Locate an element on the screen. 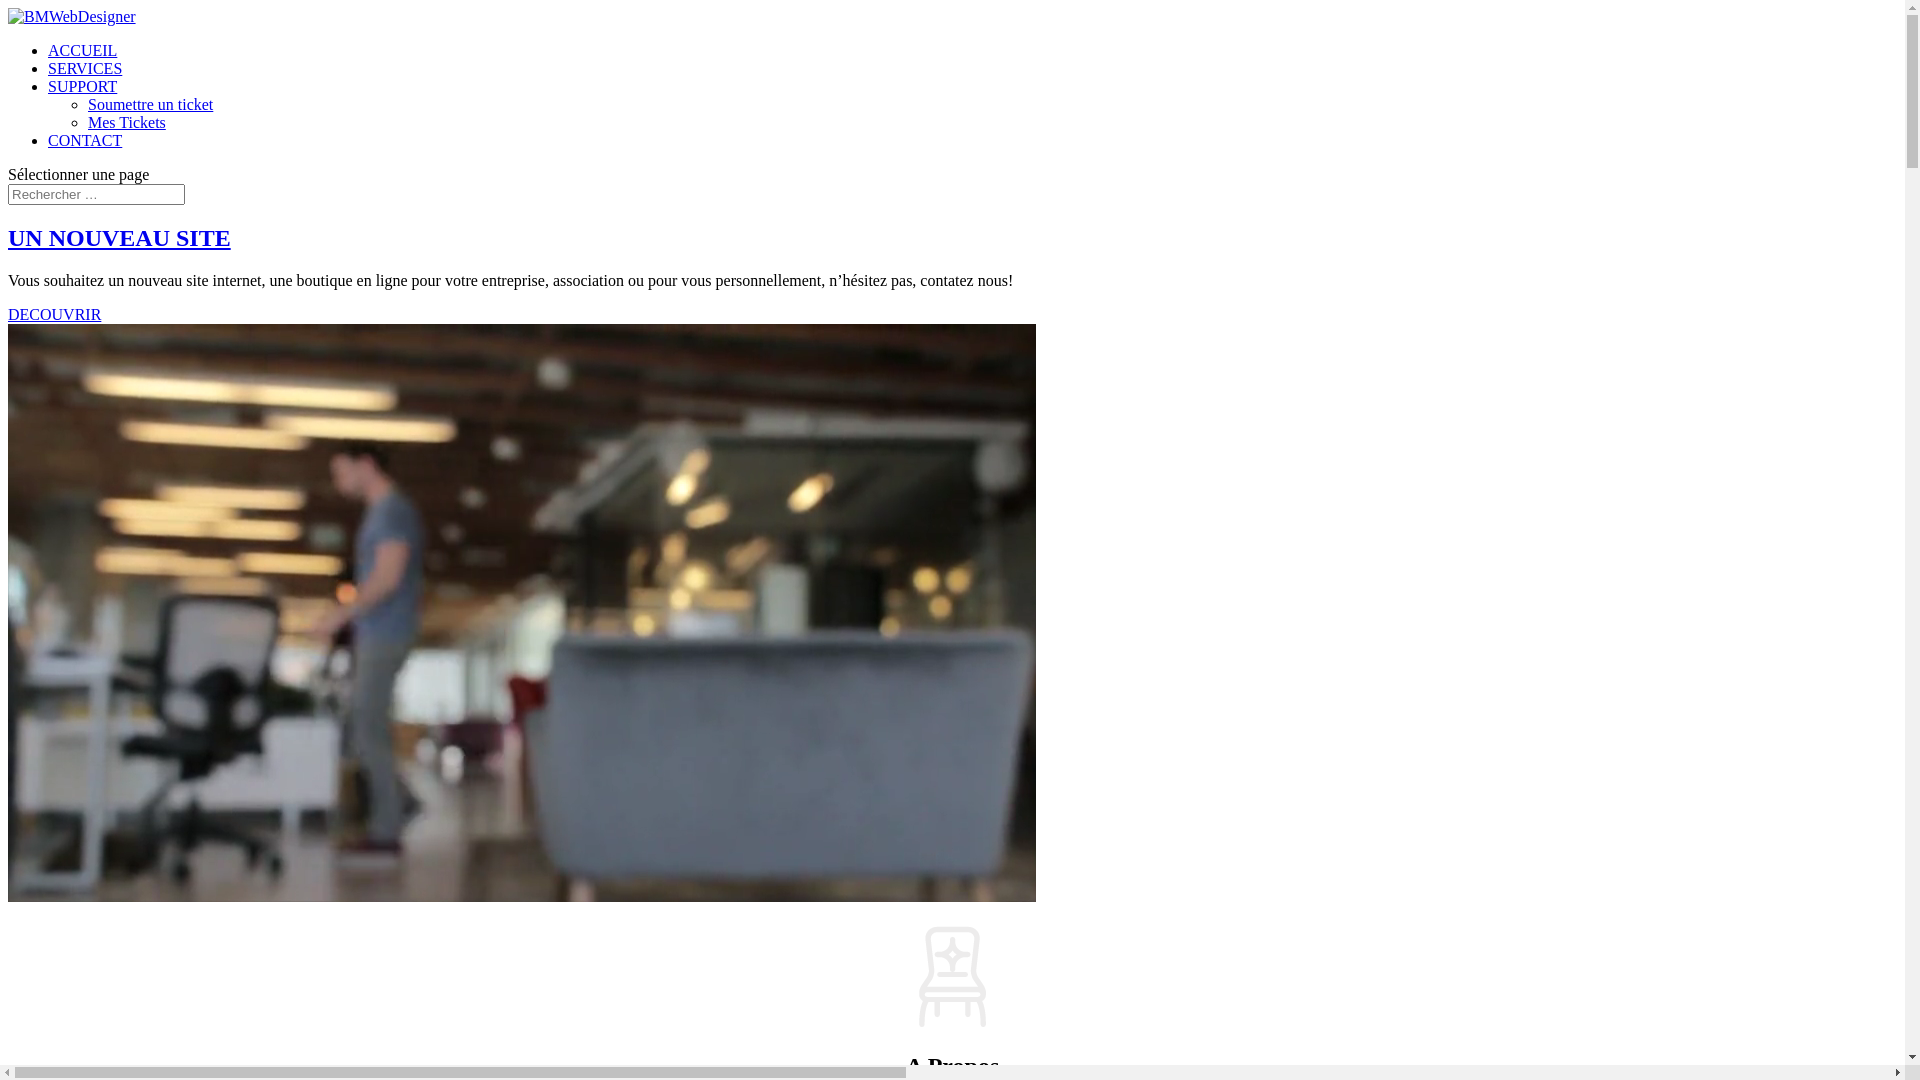  'ACCUEIL' is located at coordinates (81, 49).